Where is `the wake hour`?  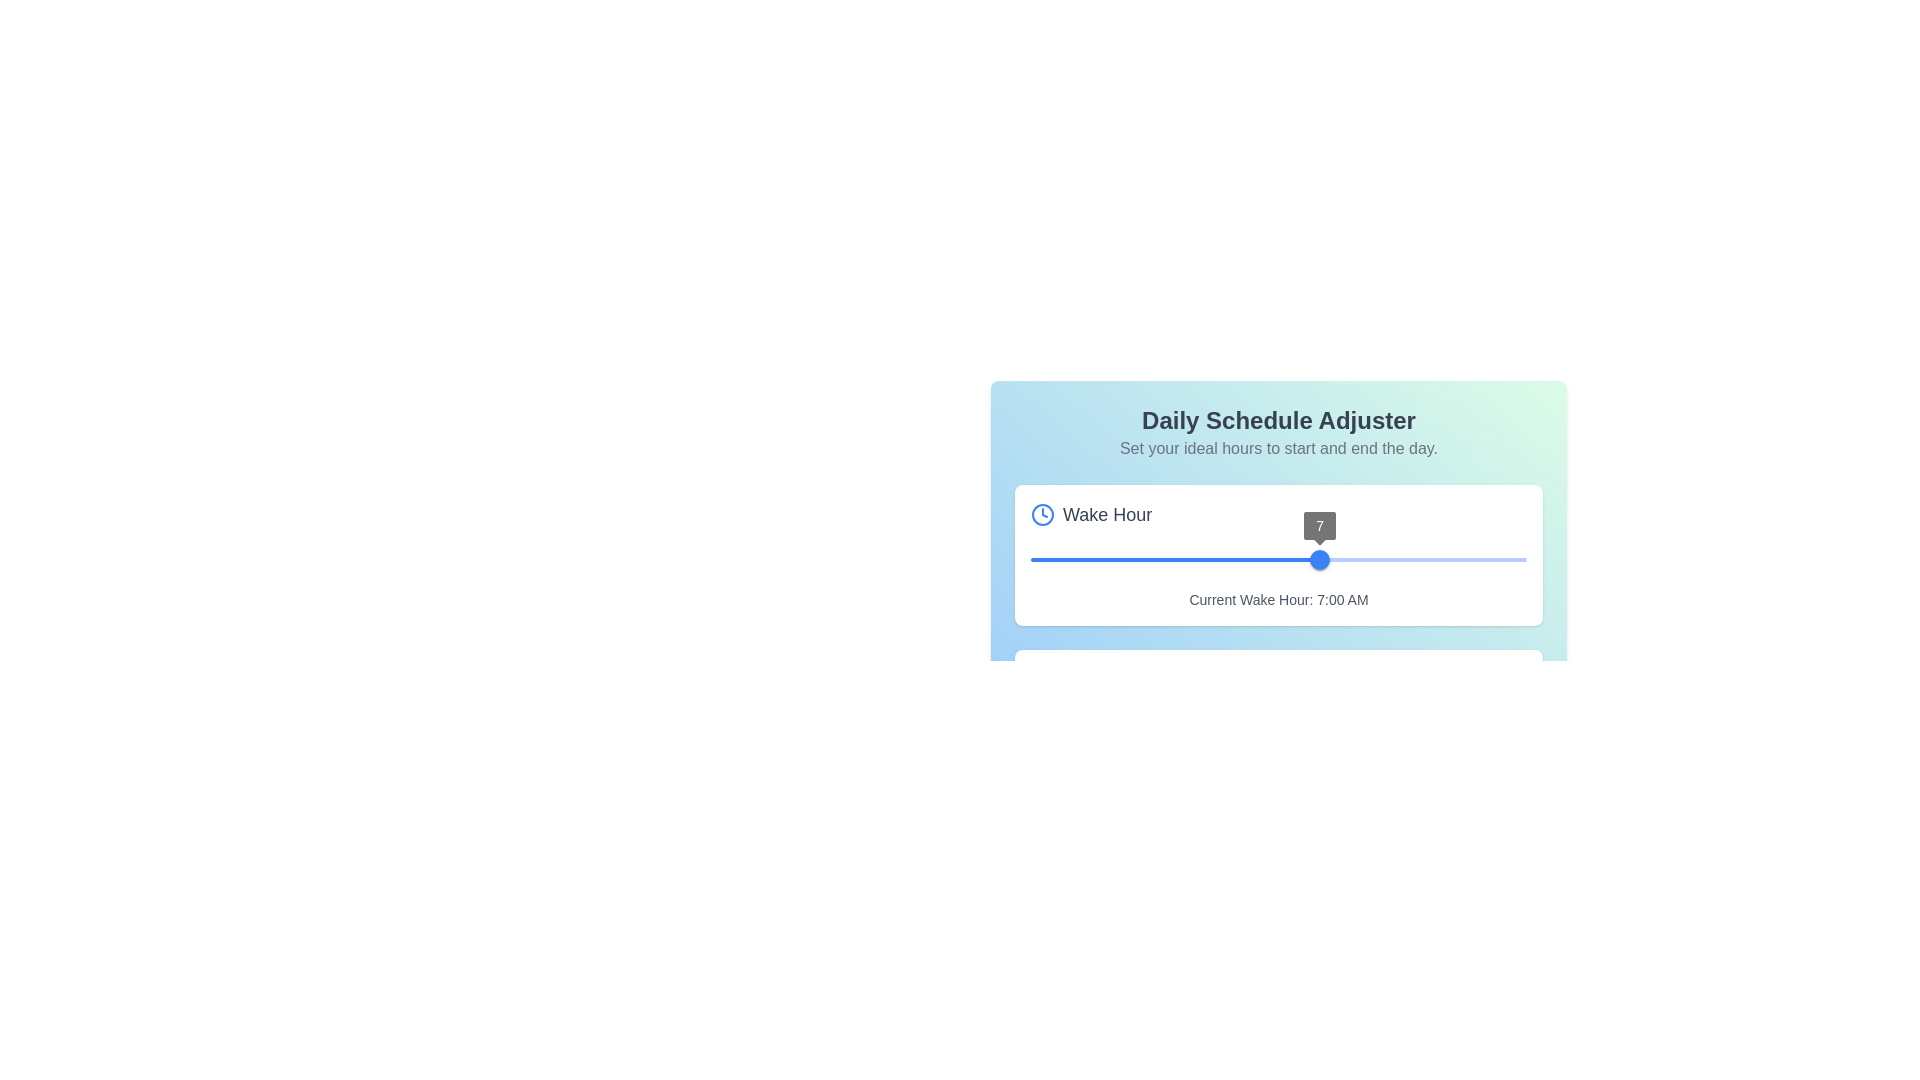 the wake hour is located at coordinates (1360, 559).